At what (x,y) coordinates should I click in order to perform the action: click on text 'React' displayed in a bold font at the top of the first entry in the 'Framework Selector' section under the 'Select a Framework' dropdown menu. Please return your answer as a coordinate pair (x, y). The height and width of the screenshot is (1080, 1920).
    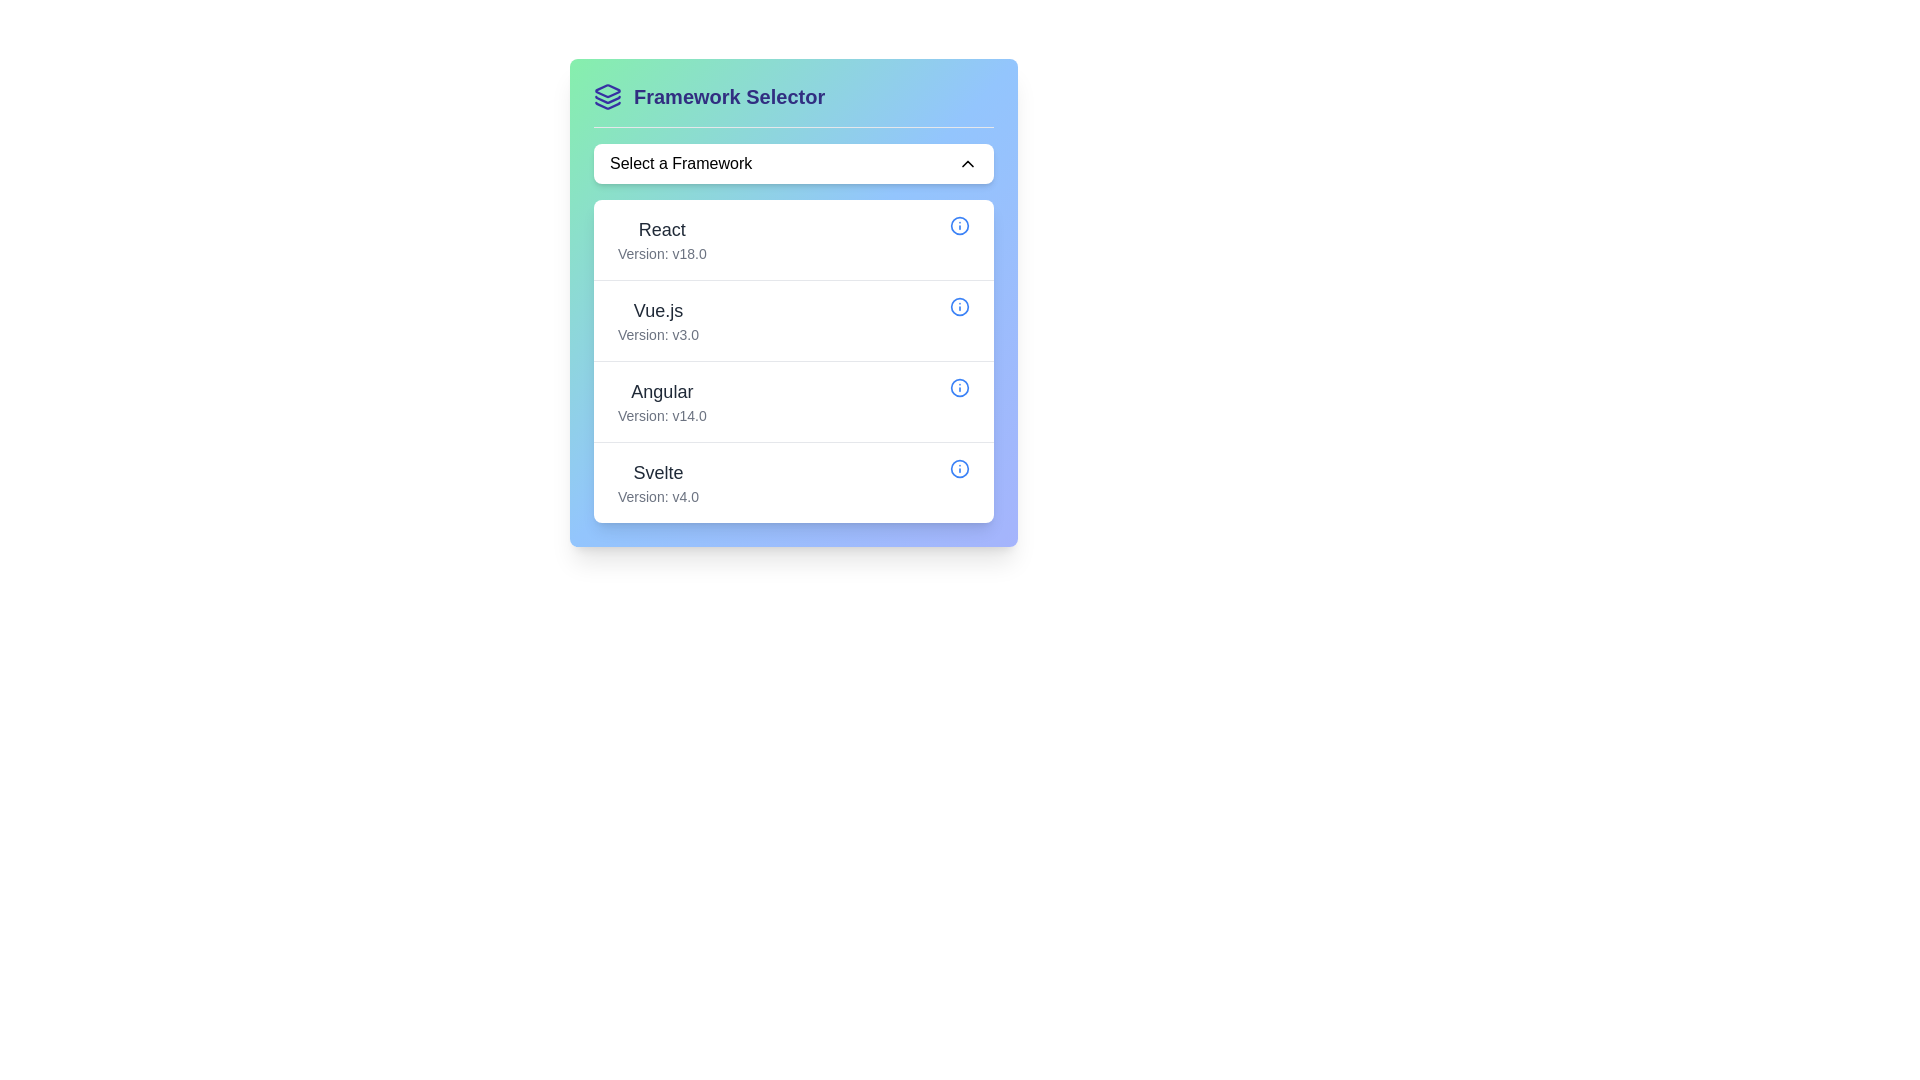
    Looking at the image, I should click on (662, 229).